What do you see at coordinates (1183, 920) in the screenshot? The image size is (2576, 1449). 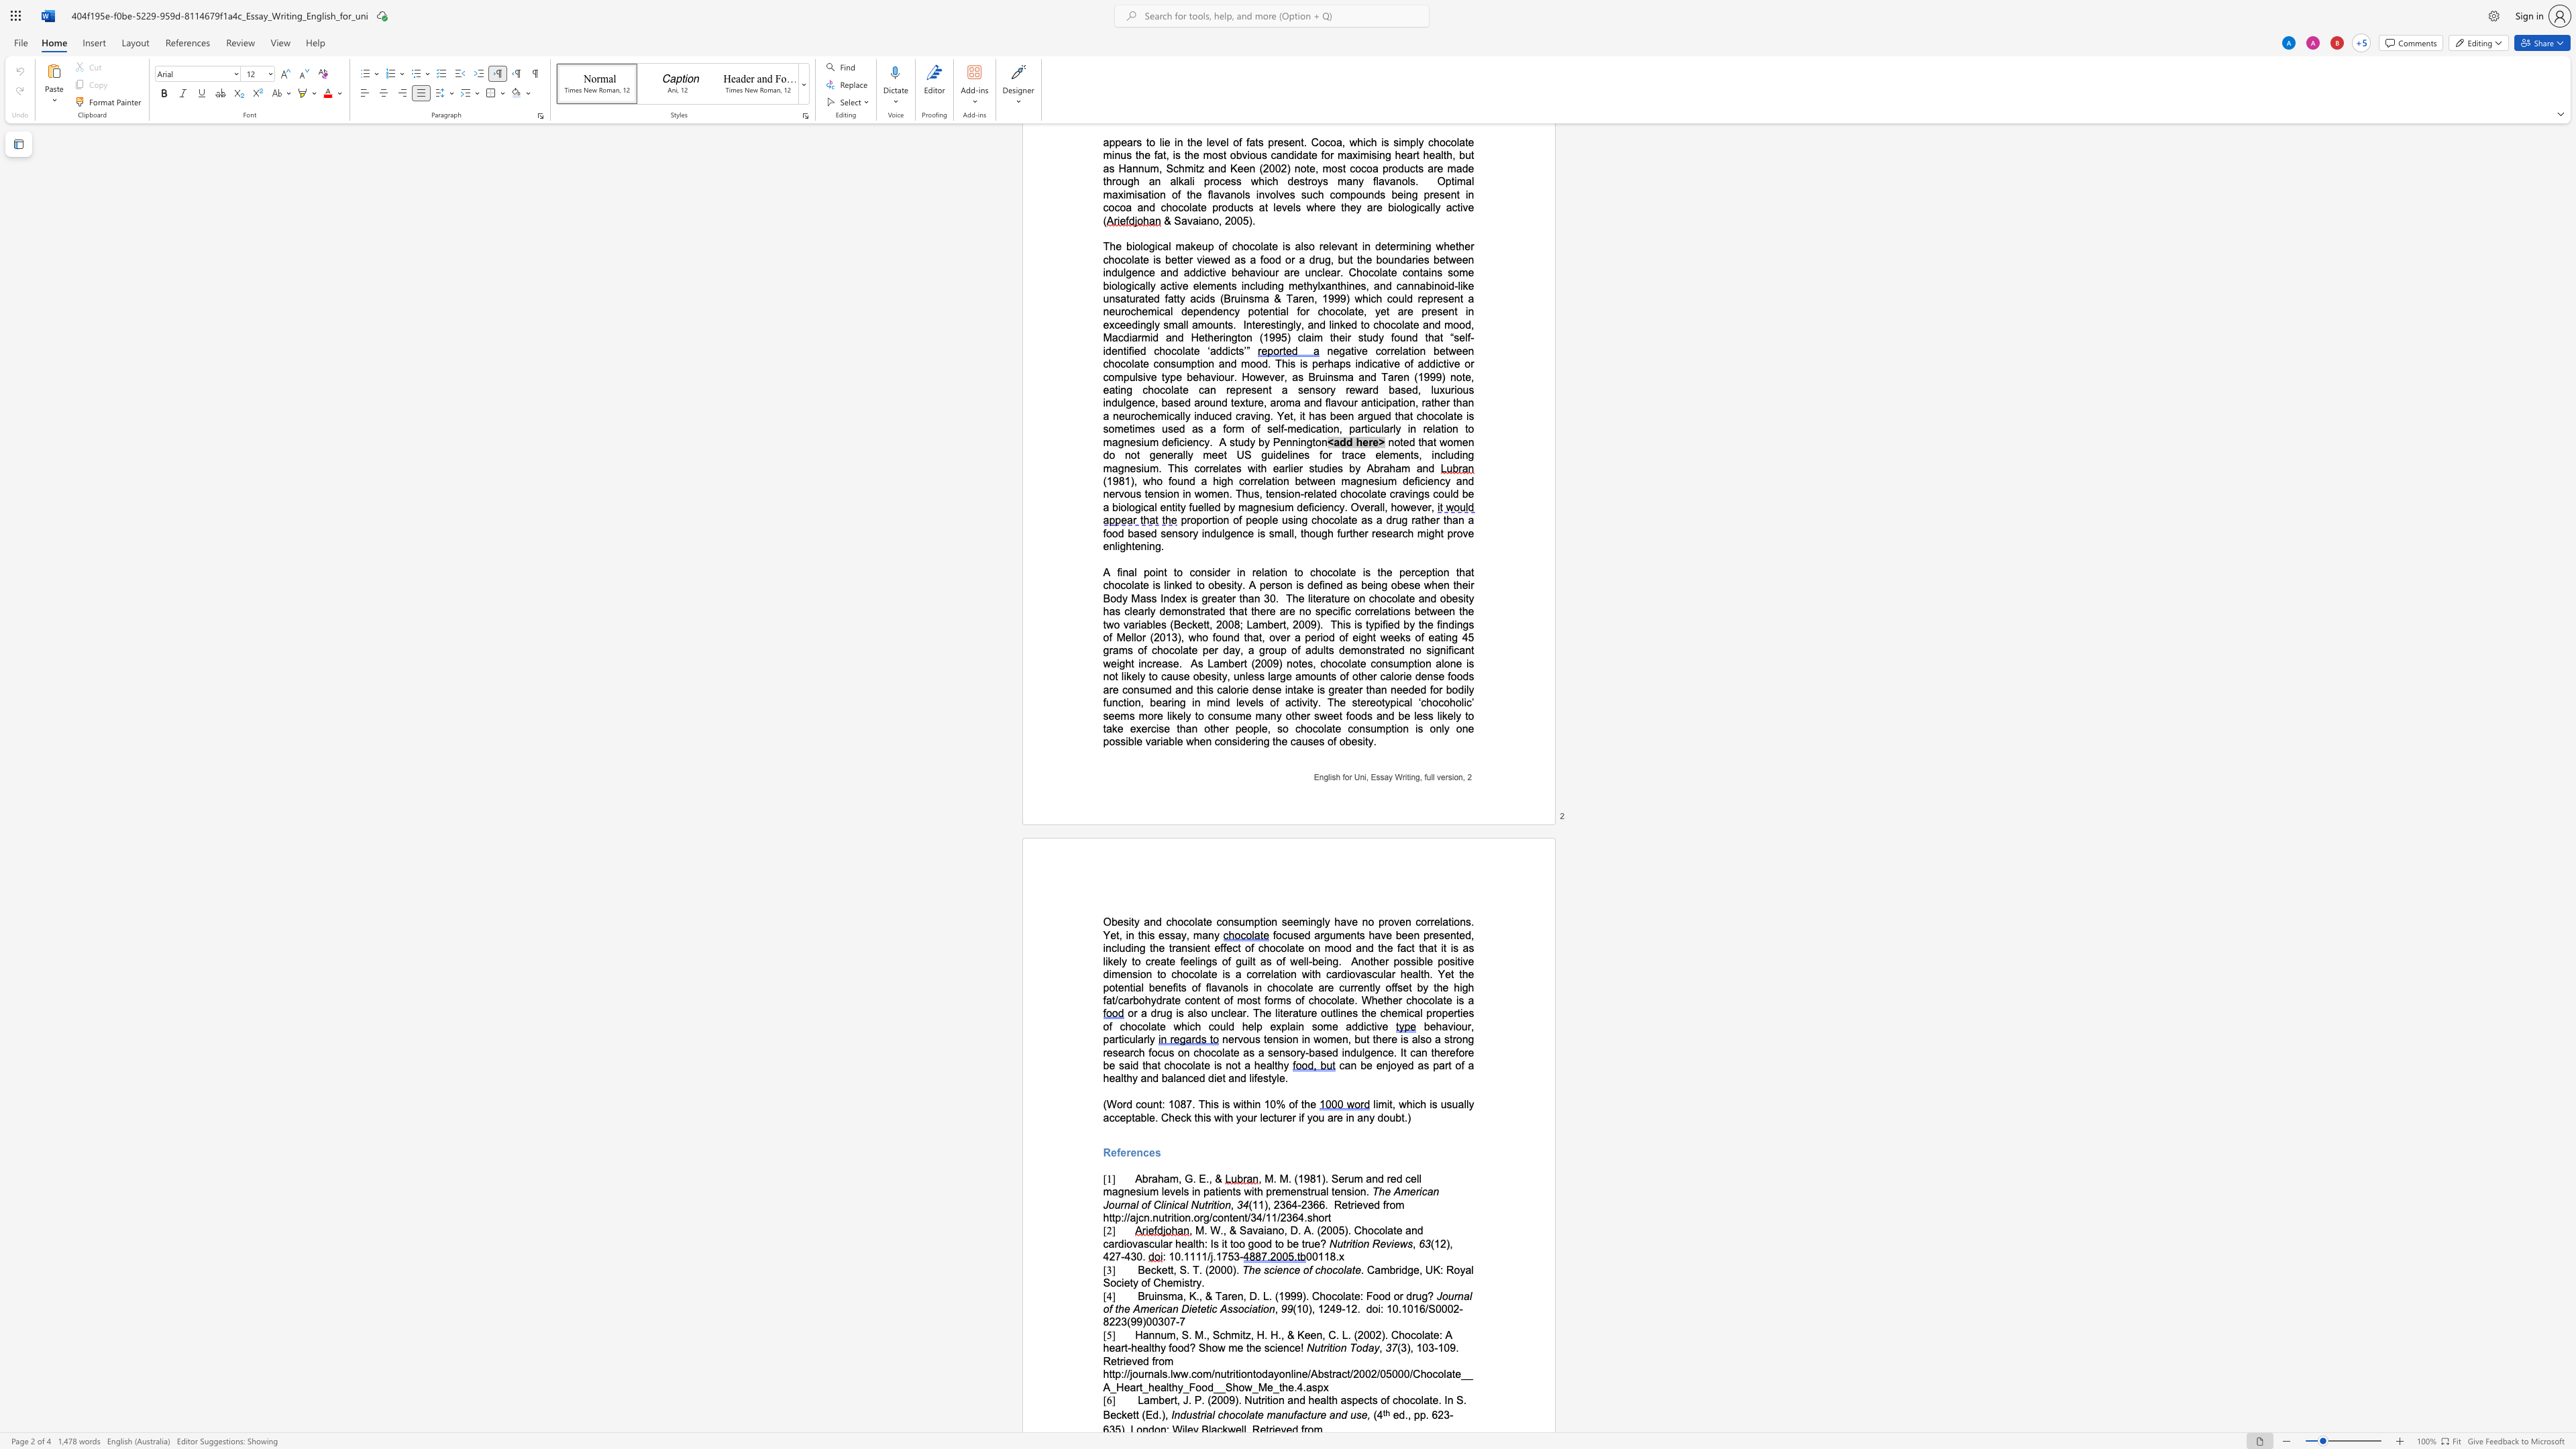 I see `the space between the continuous character "o" and "c" in the text` at bounding box center [1183, 920].